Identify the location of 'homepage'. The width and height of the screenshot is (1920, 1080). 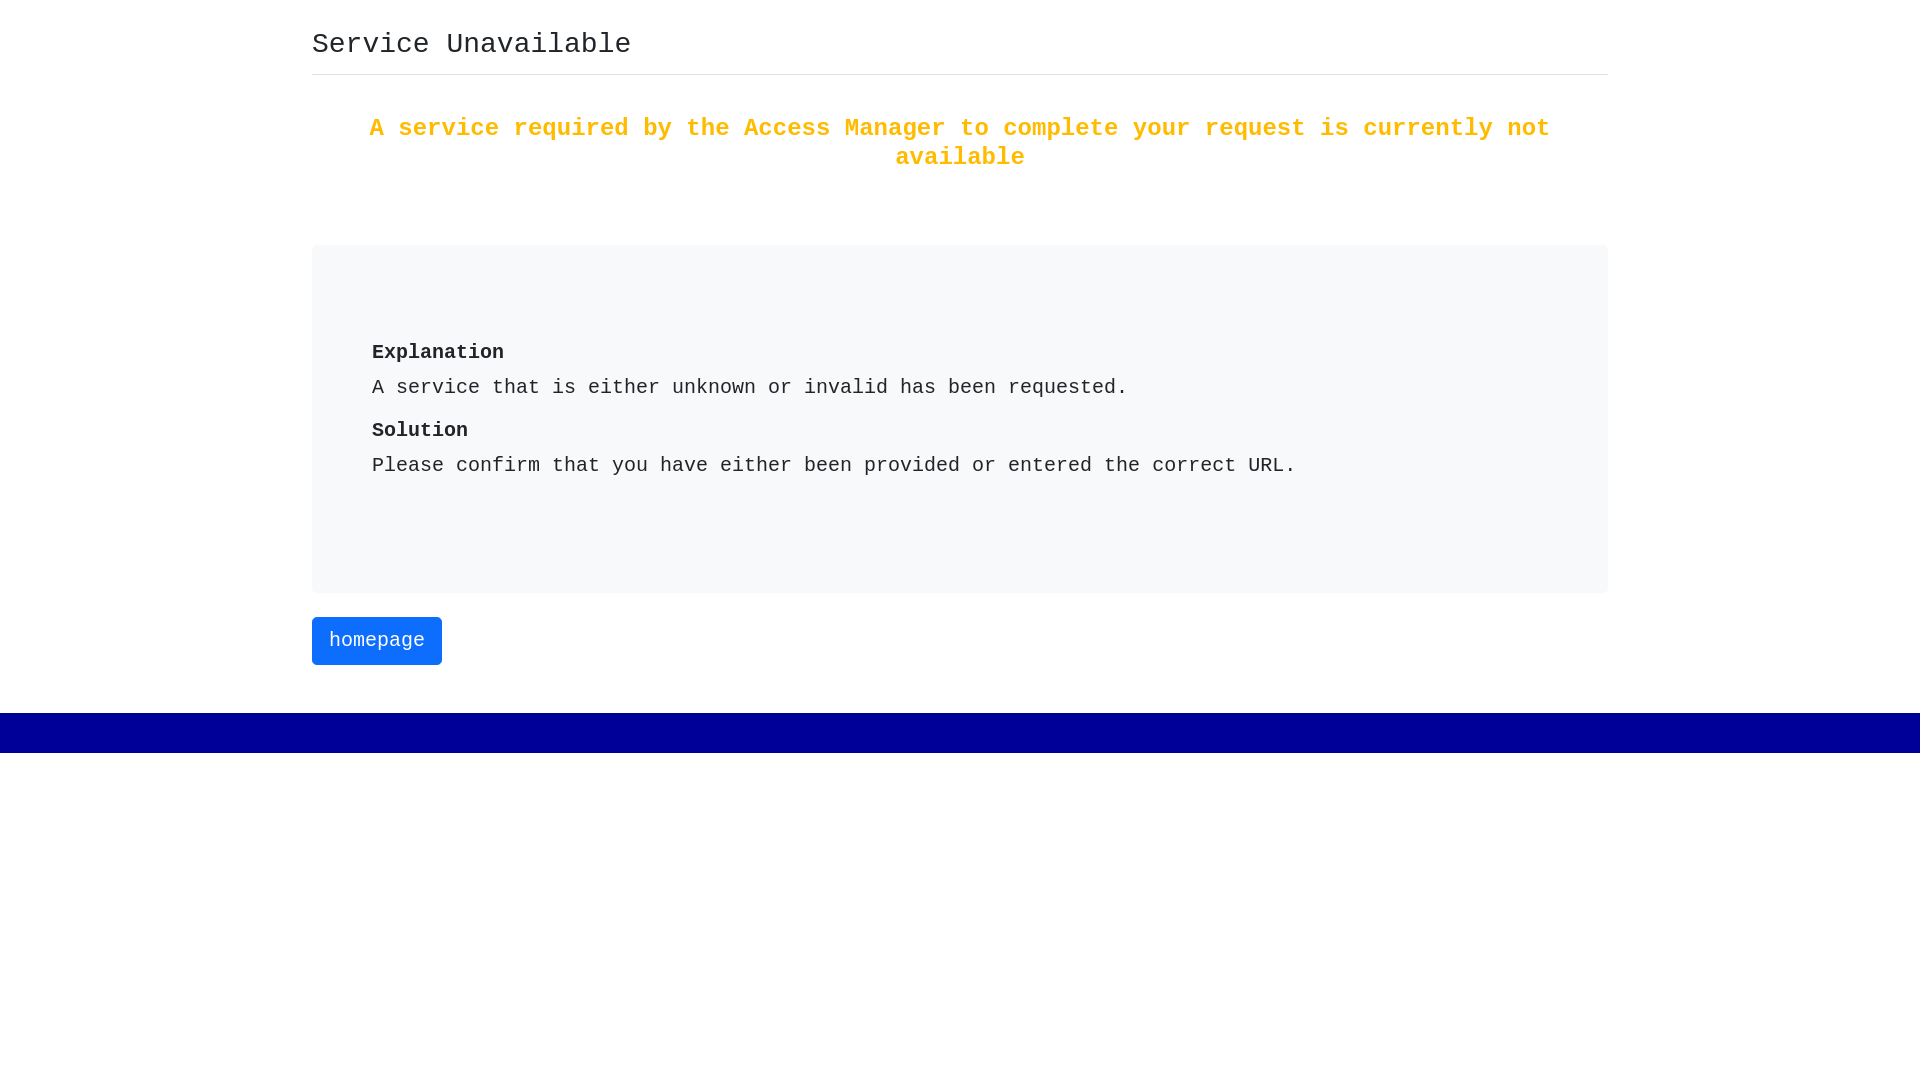
(377, 640).